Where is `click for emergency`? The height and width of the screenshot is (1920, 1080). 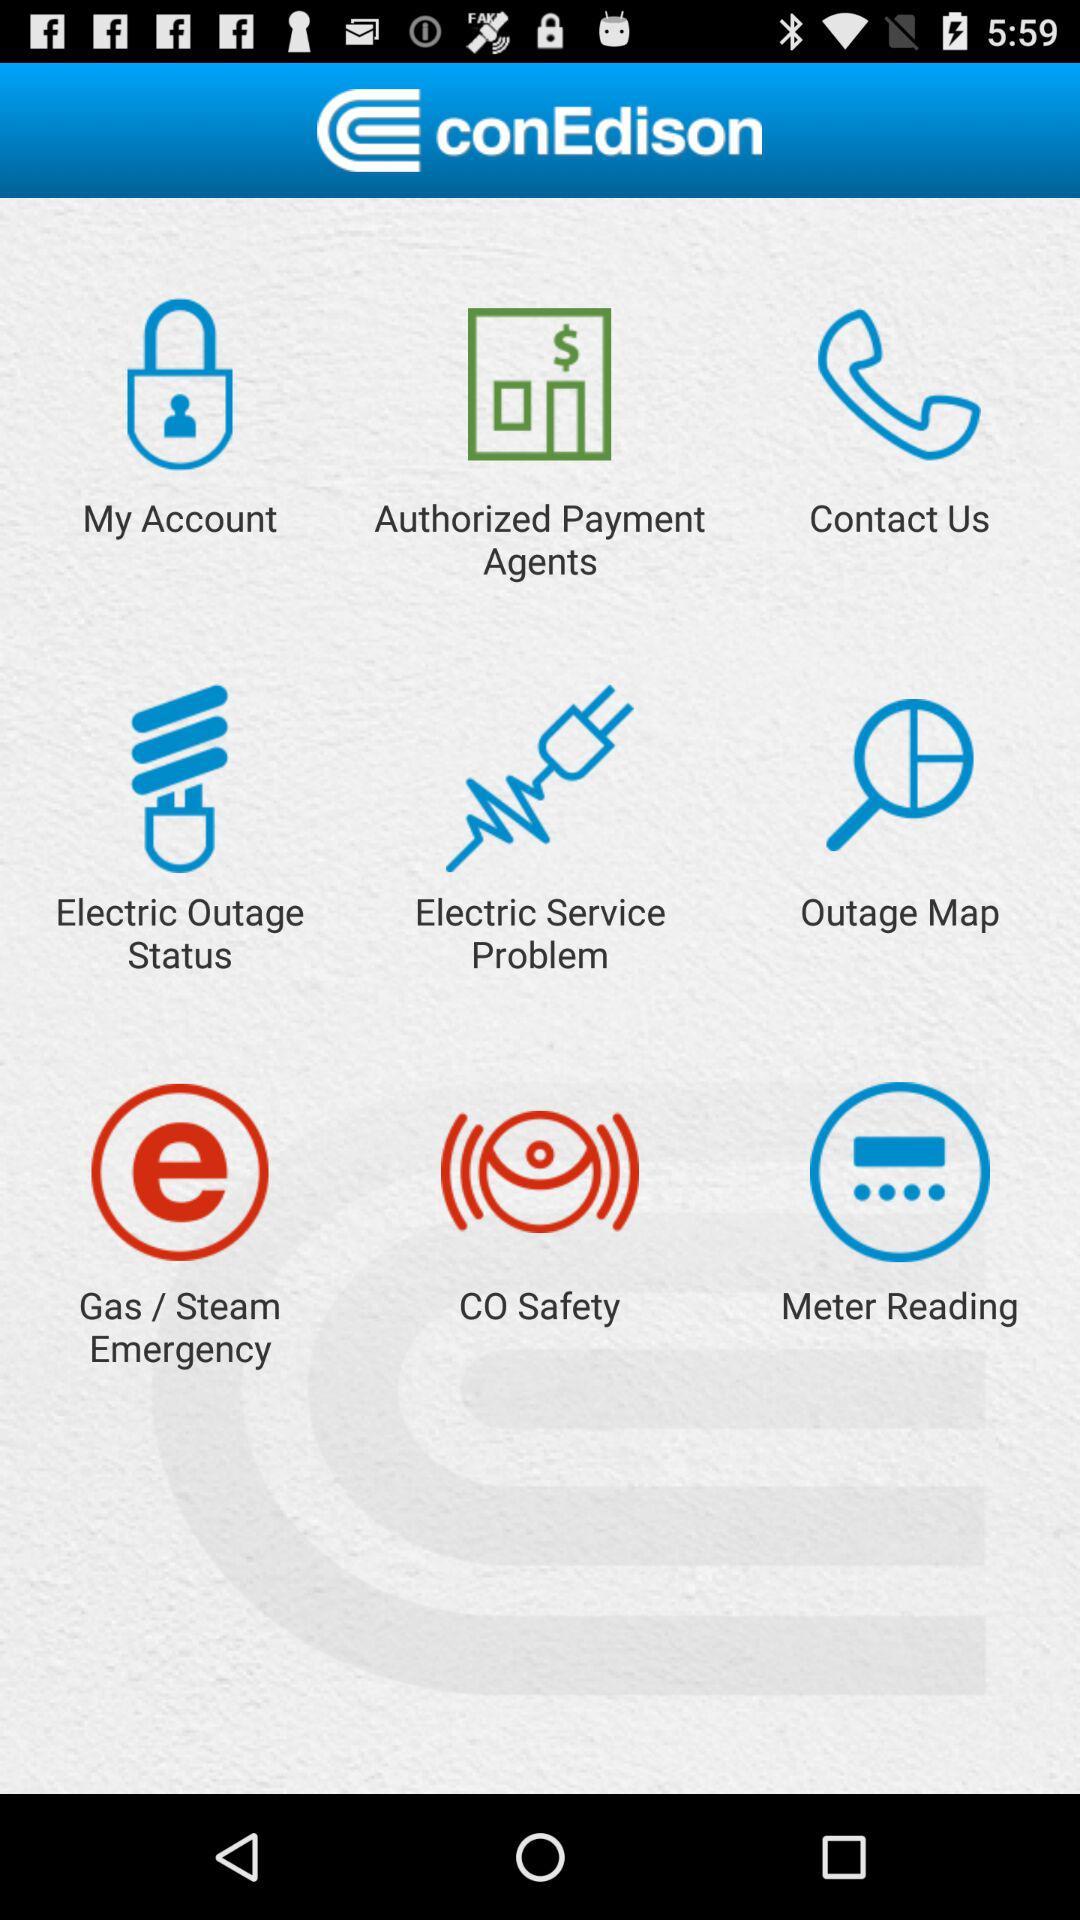
click for emergency is located at coordinates (180, 1172).